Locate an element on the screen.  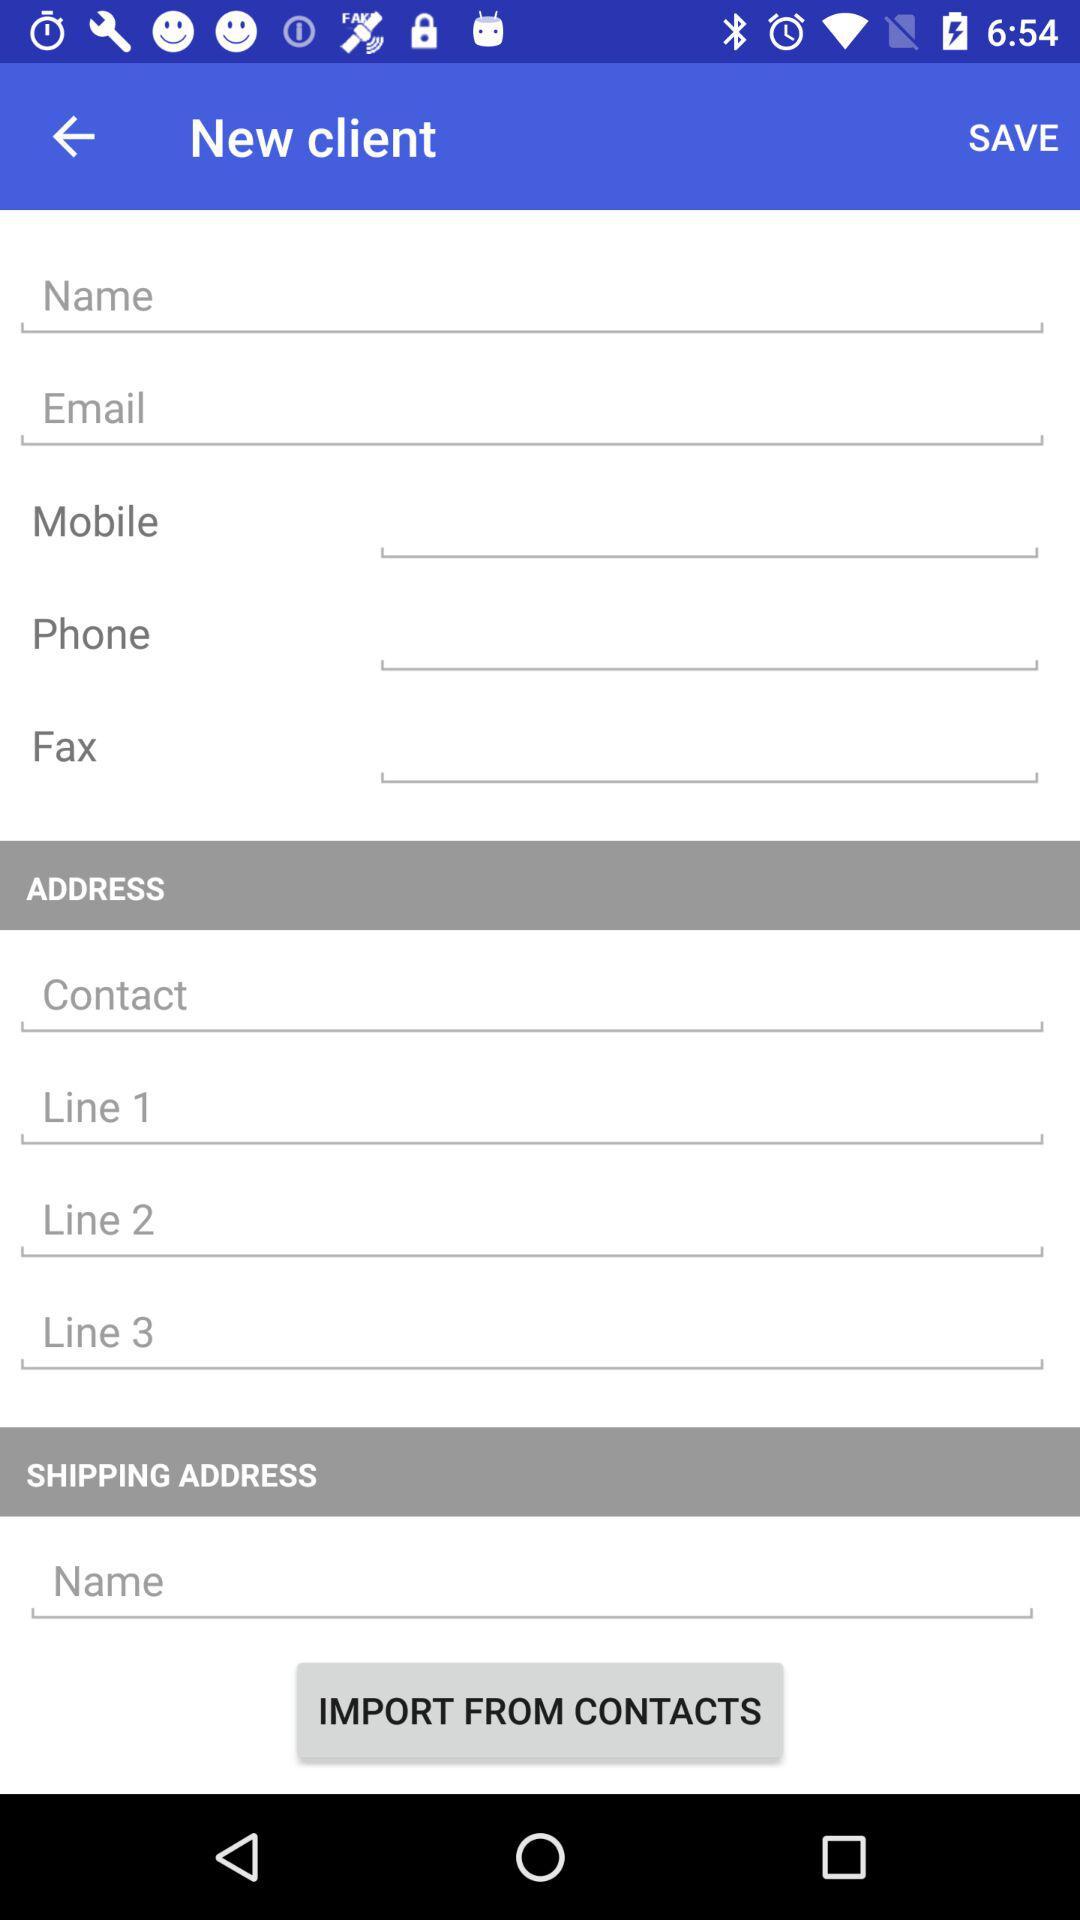
type contact information is located at coordinates (531, 1105).